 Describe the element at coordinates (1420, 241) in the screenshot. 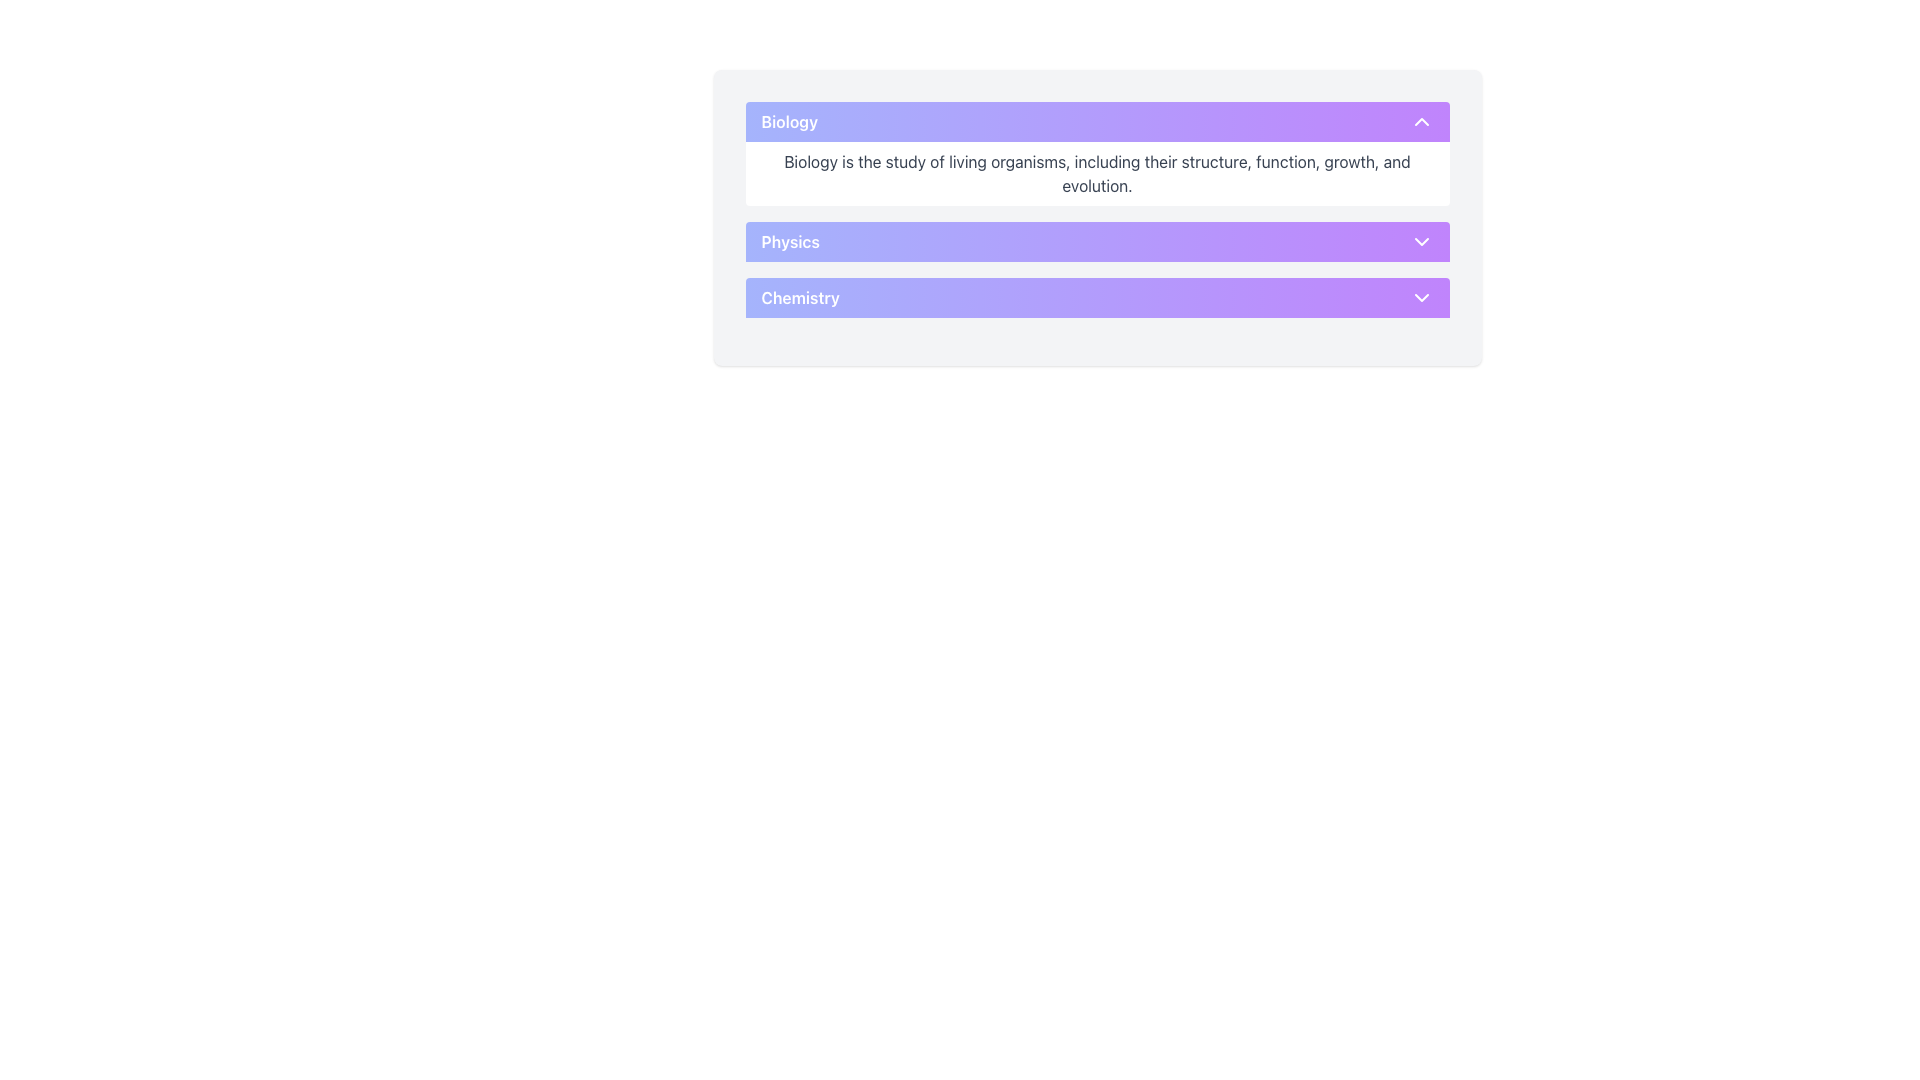

I see `the collapsible icon associated with the 'Physics' label` at that location.